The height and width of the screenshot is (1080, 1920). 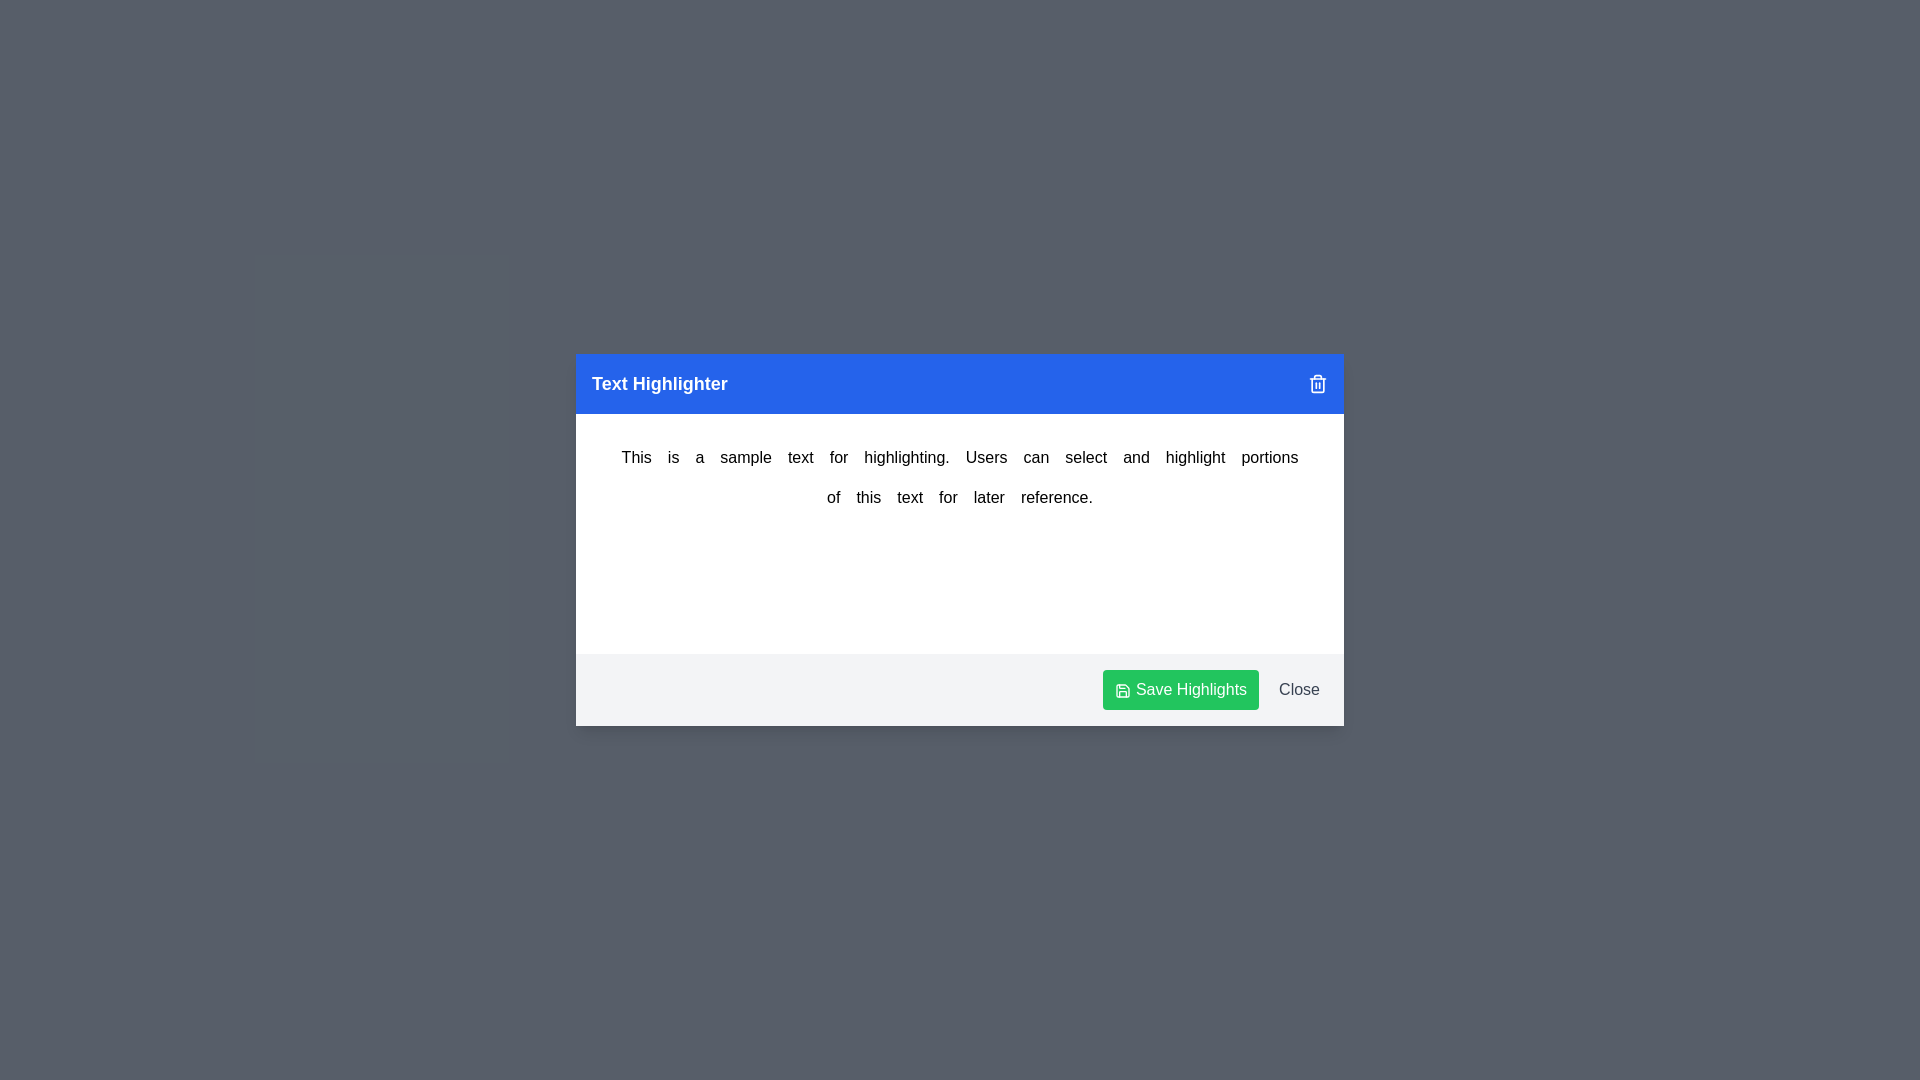 What do you see at coordinates (986, 458) in the screenshot?
I see `the word 'Users' by clicking on it` at bounding box center [986, 458].